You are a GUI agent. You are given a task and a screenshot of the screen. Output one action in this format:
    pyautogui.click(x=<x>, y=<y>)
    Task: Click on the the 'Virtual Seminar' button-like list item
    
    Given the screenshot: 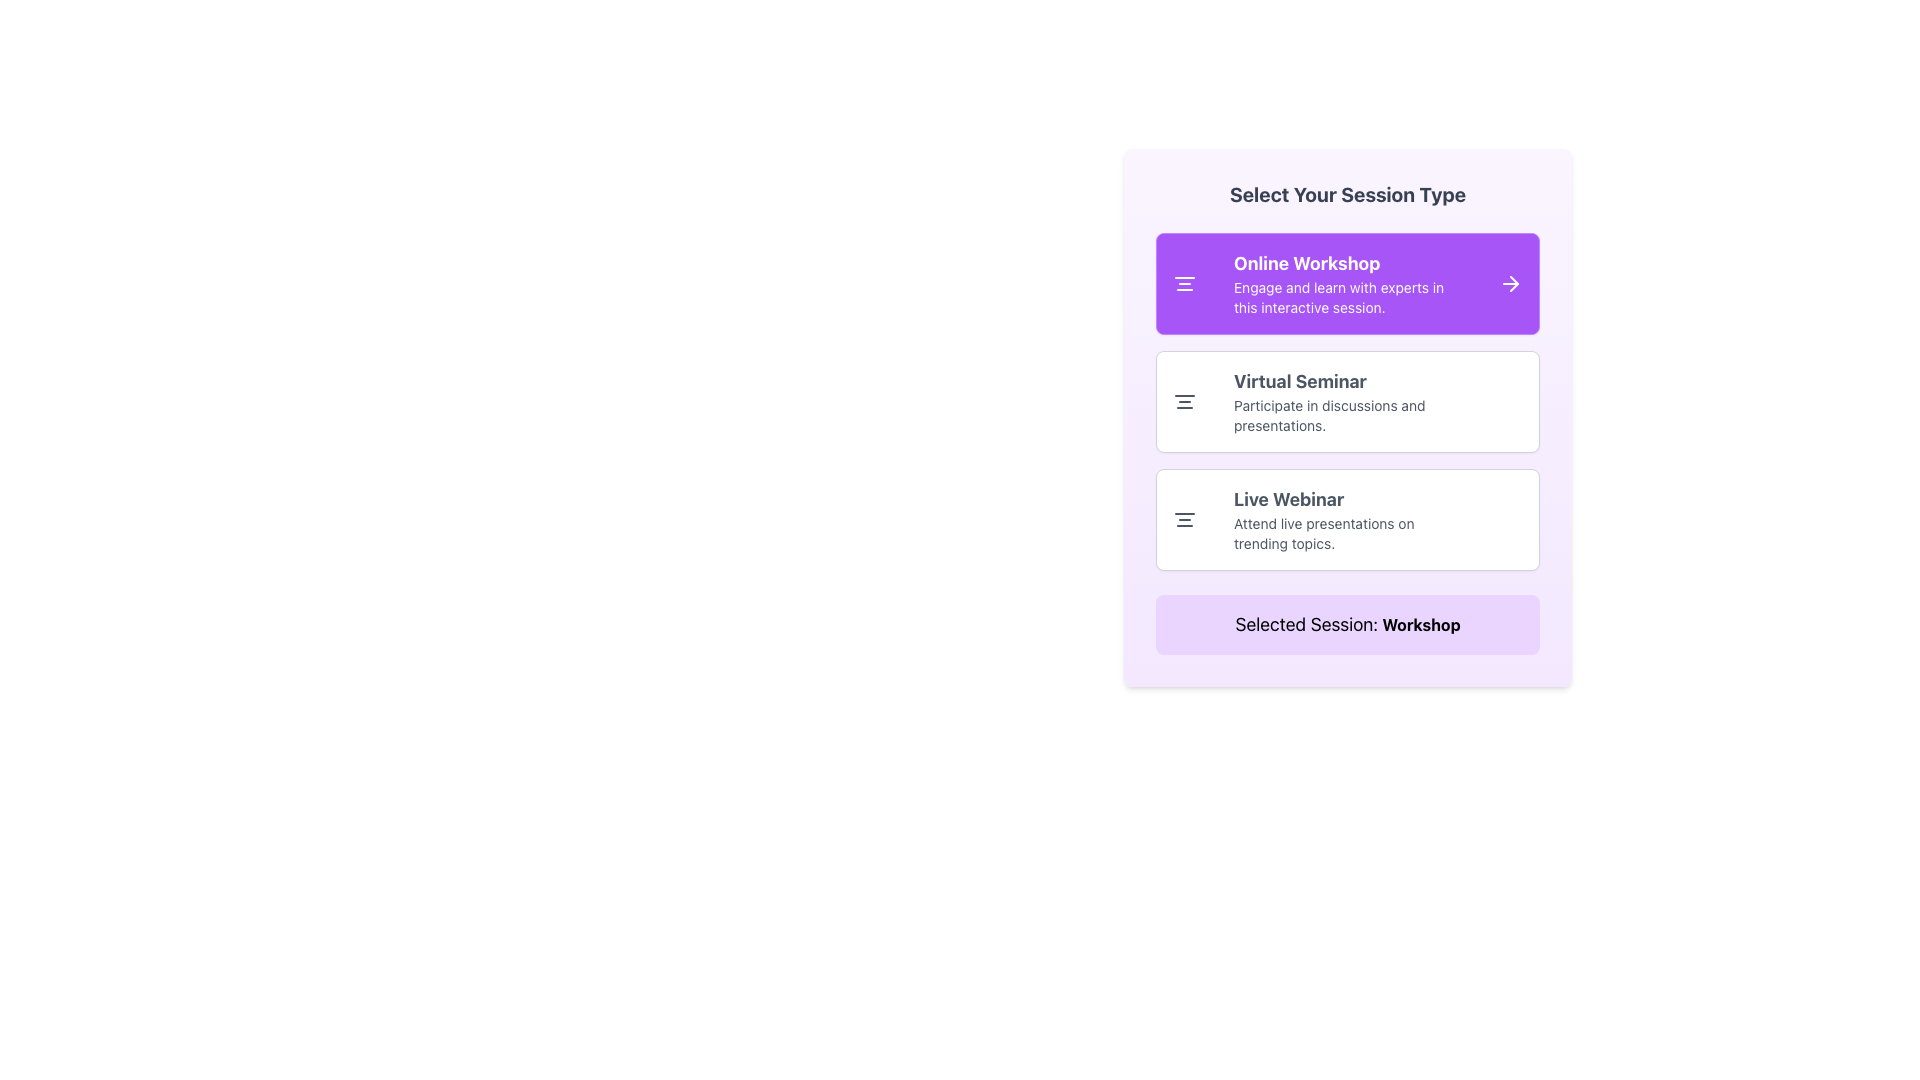 What is the action you would take?
    pyautogui.click(x=1348, y=401)
    